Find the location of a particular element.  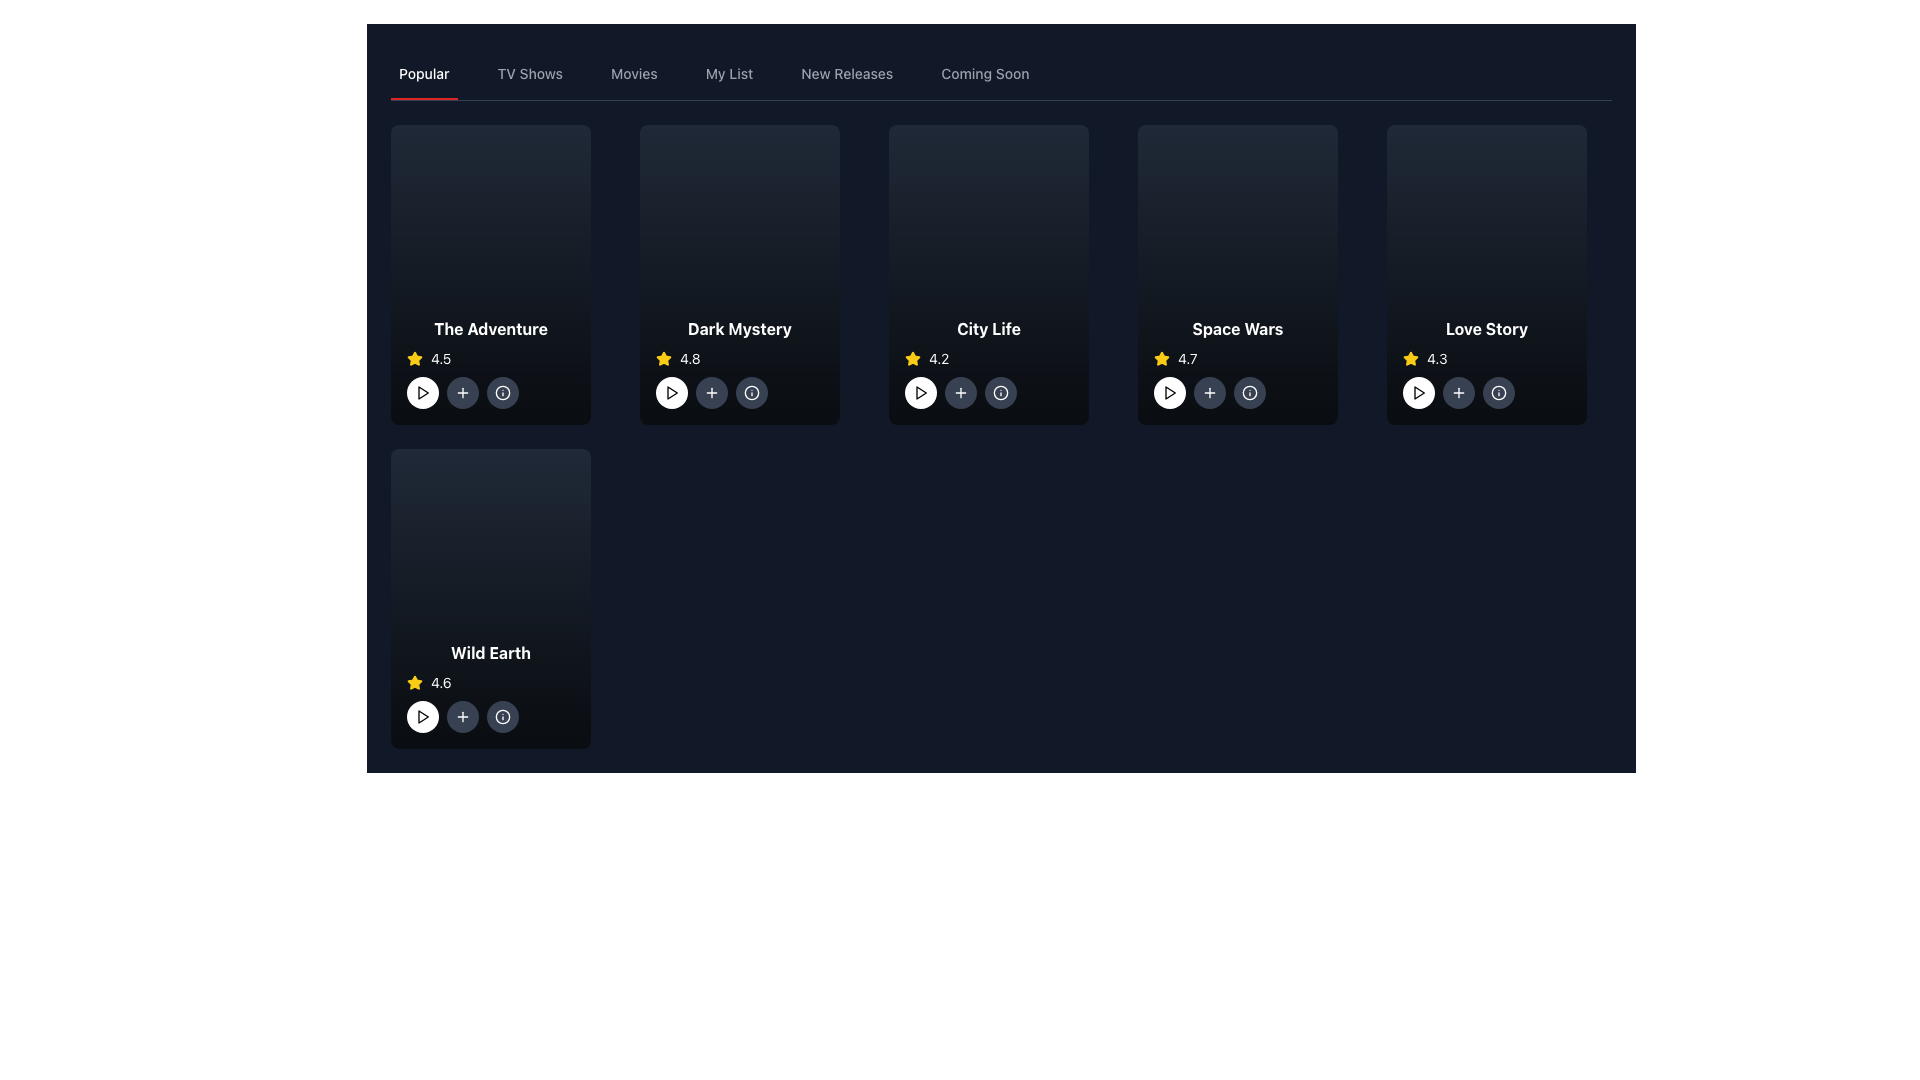

the representation of the yellow filled star icon indicating a rating of '4.2' in the content card titled 'City Life', located in the third column of the top row is located at coordinates (911, 357).